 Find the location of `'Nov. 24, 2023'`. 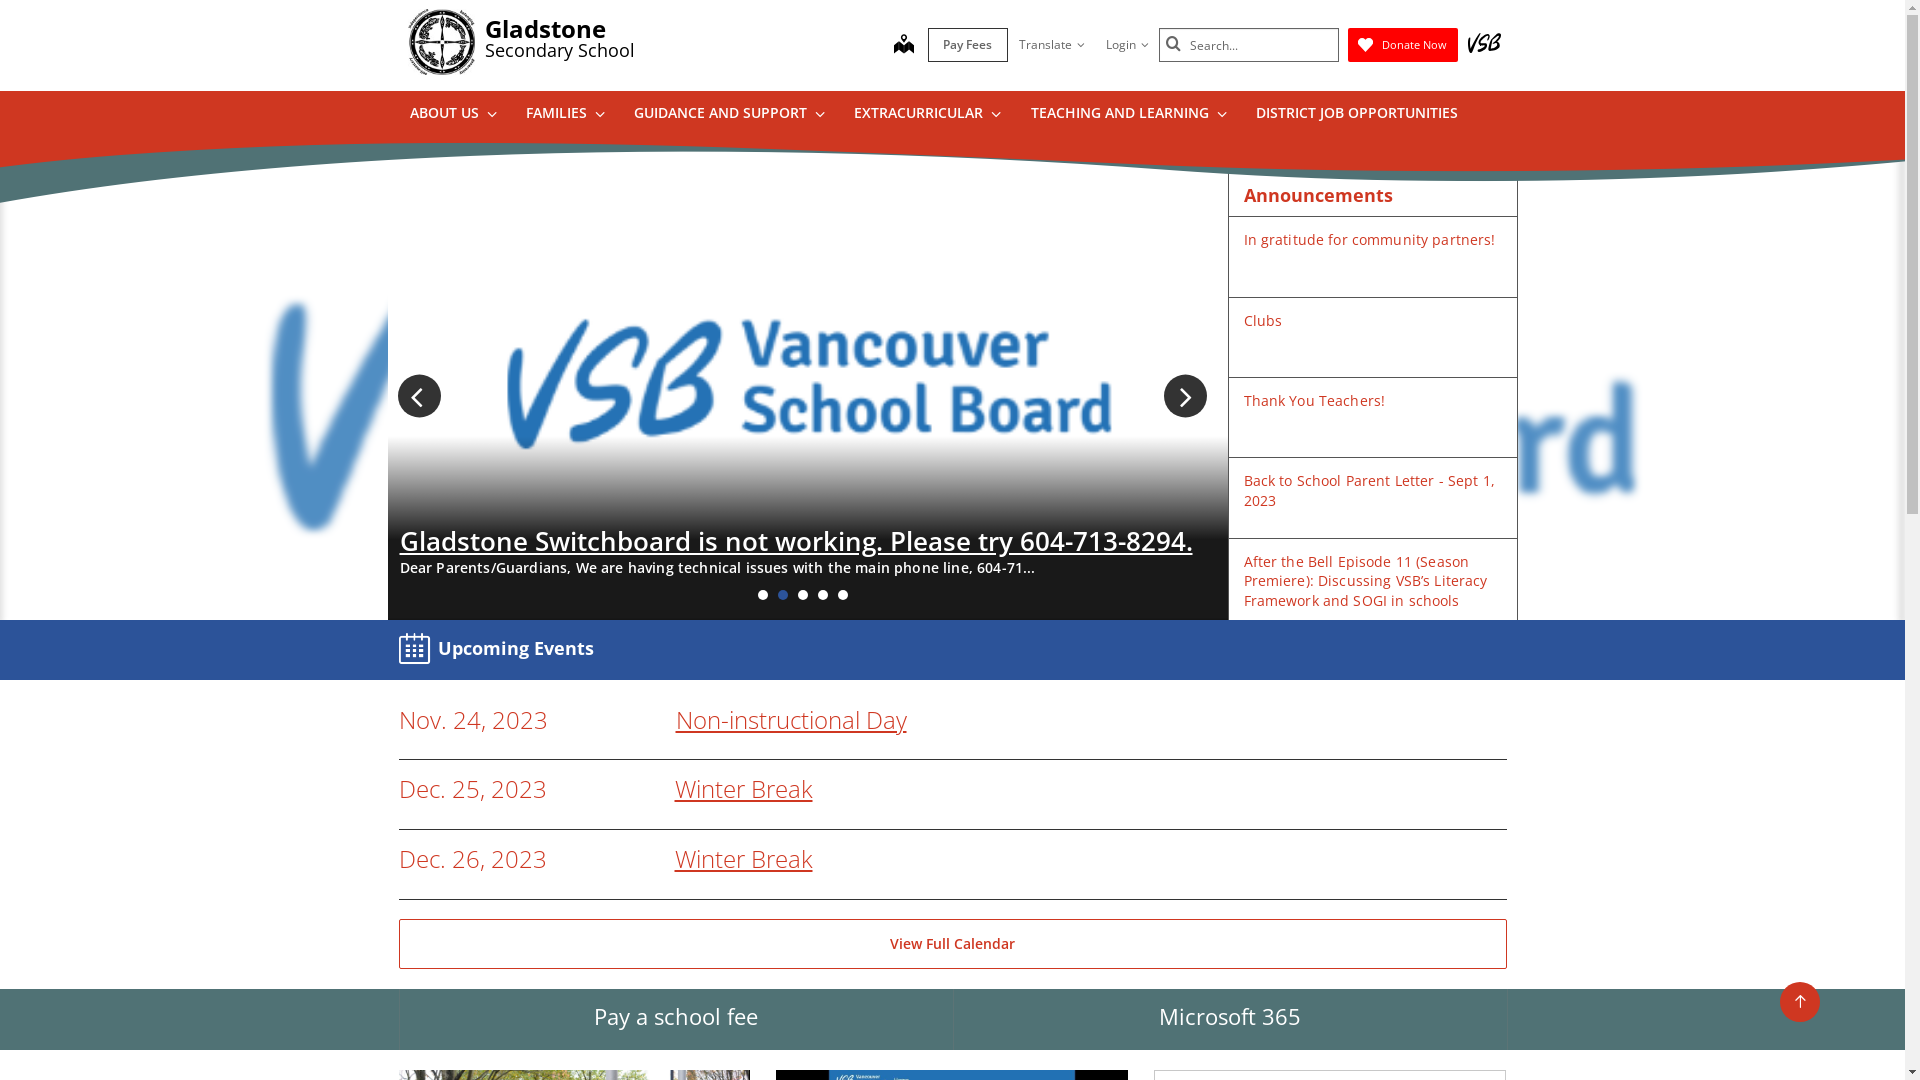

'Nov. 24, 2023' is located at coordinates (471, 720).